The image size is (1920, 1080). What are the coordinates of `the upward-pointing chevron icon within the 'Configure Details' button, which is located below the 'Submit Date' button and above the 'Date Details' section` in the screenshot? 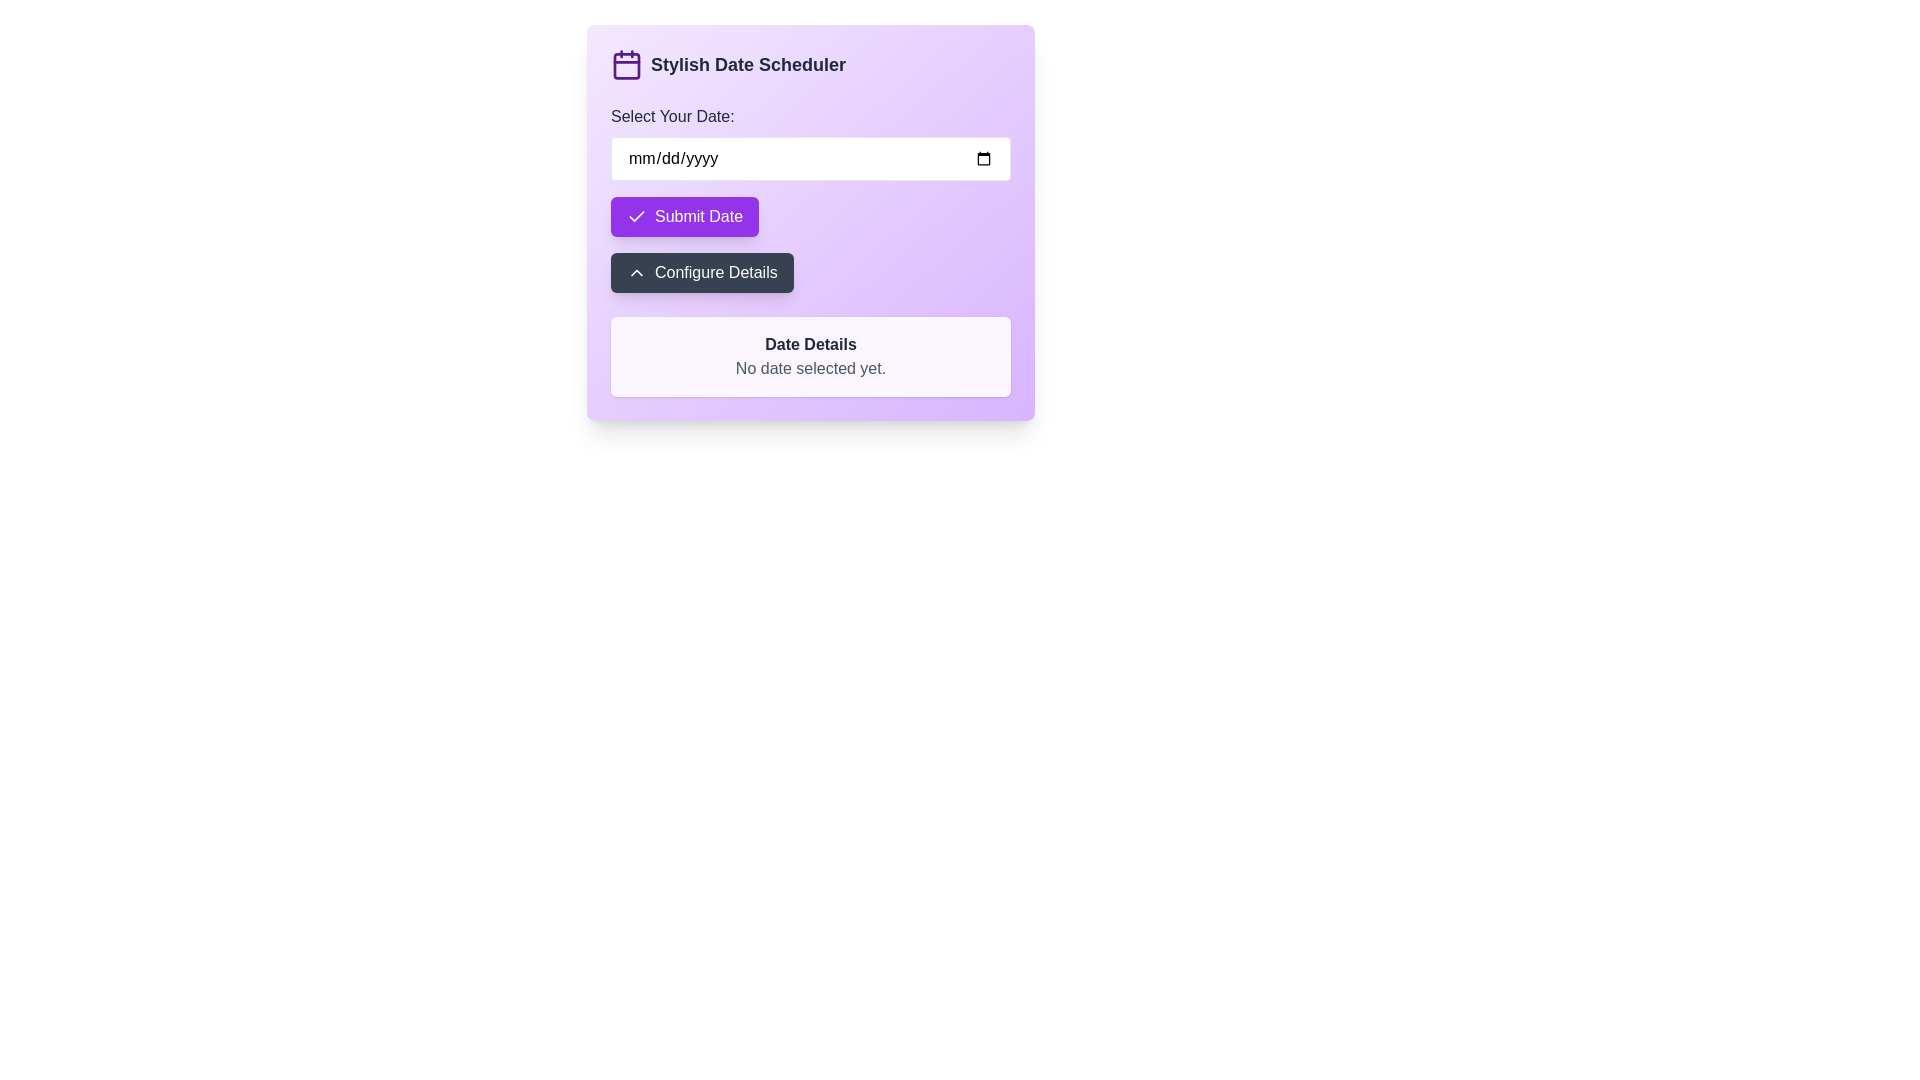 It's located at (636, 273).